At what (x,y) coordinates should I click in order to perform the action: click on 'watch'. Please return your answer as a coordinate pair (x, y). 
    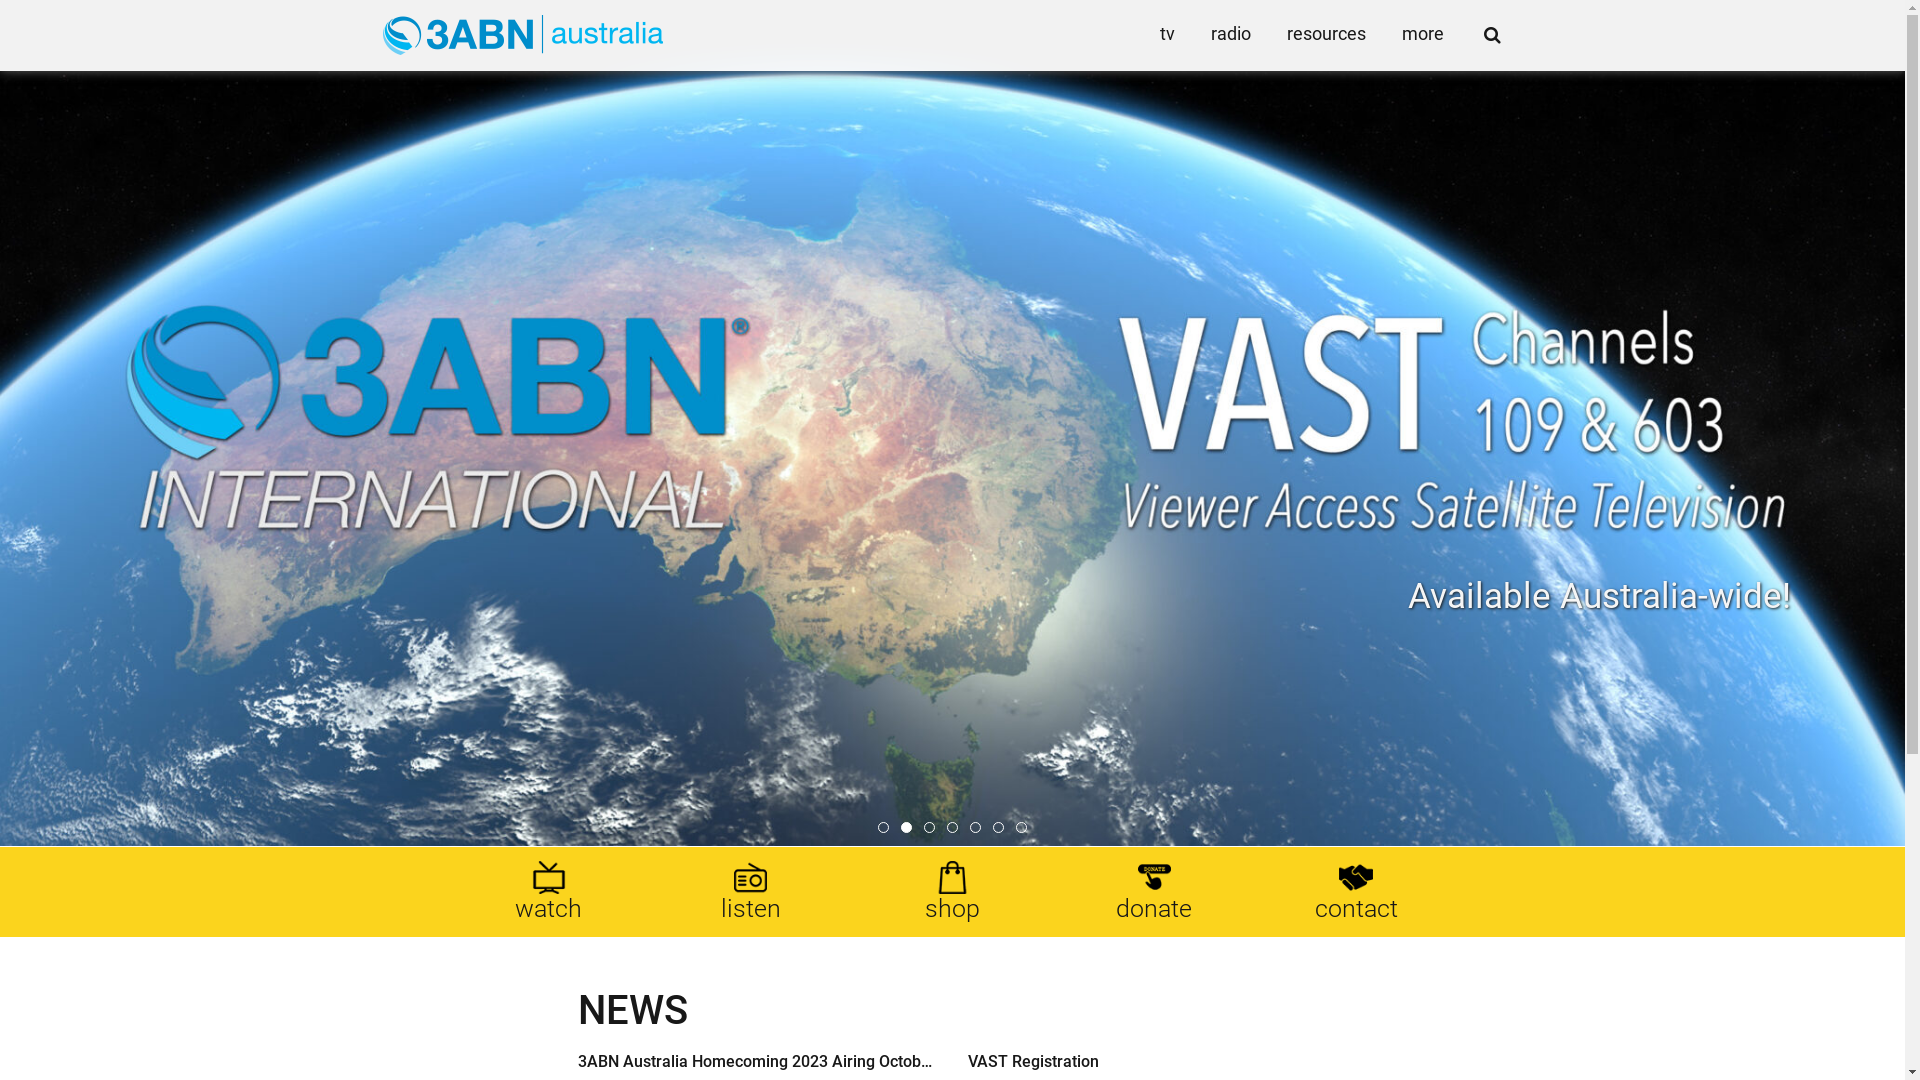
    Looking at the image, I should click on (446, 890).